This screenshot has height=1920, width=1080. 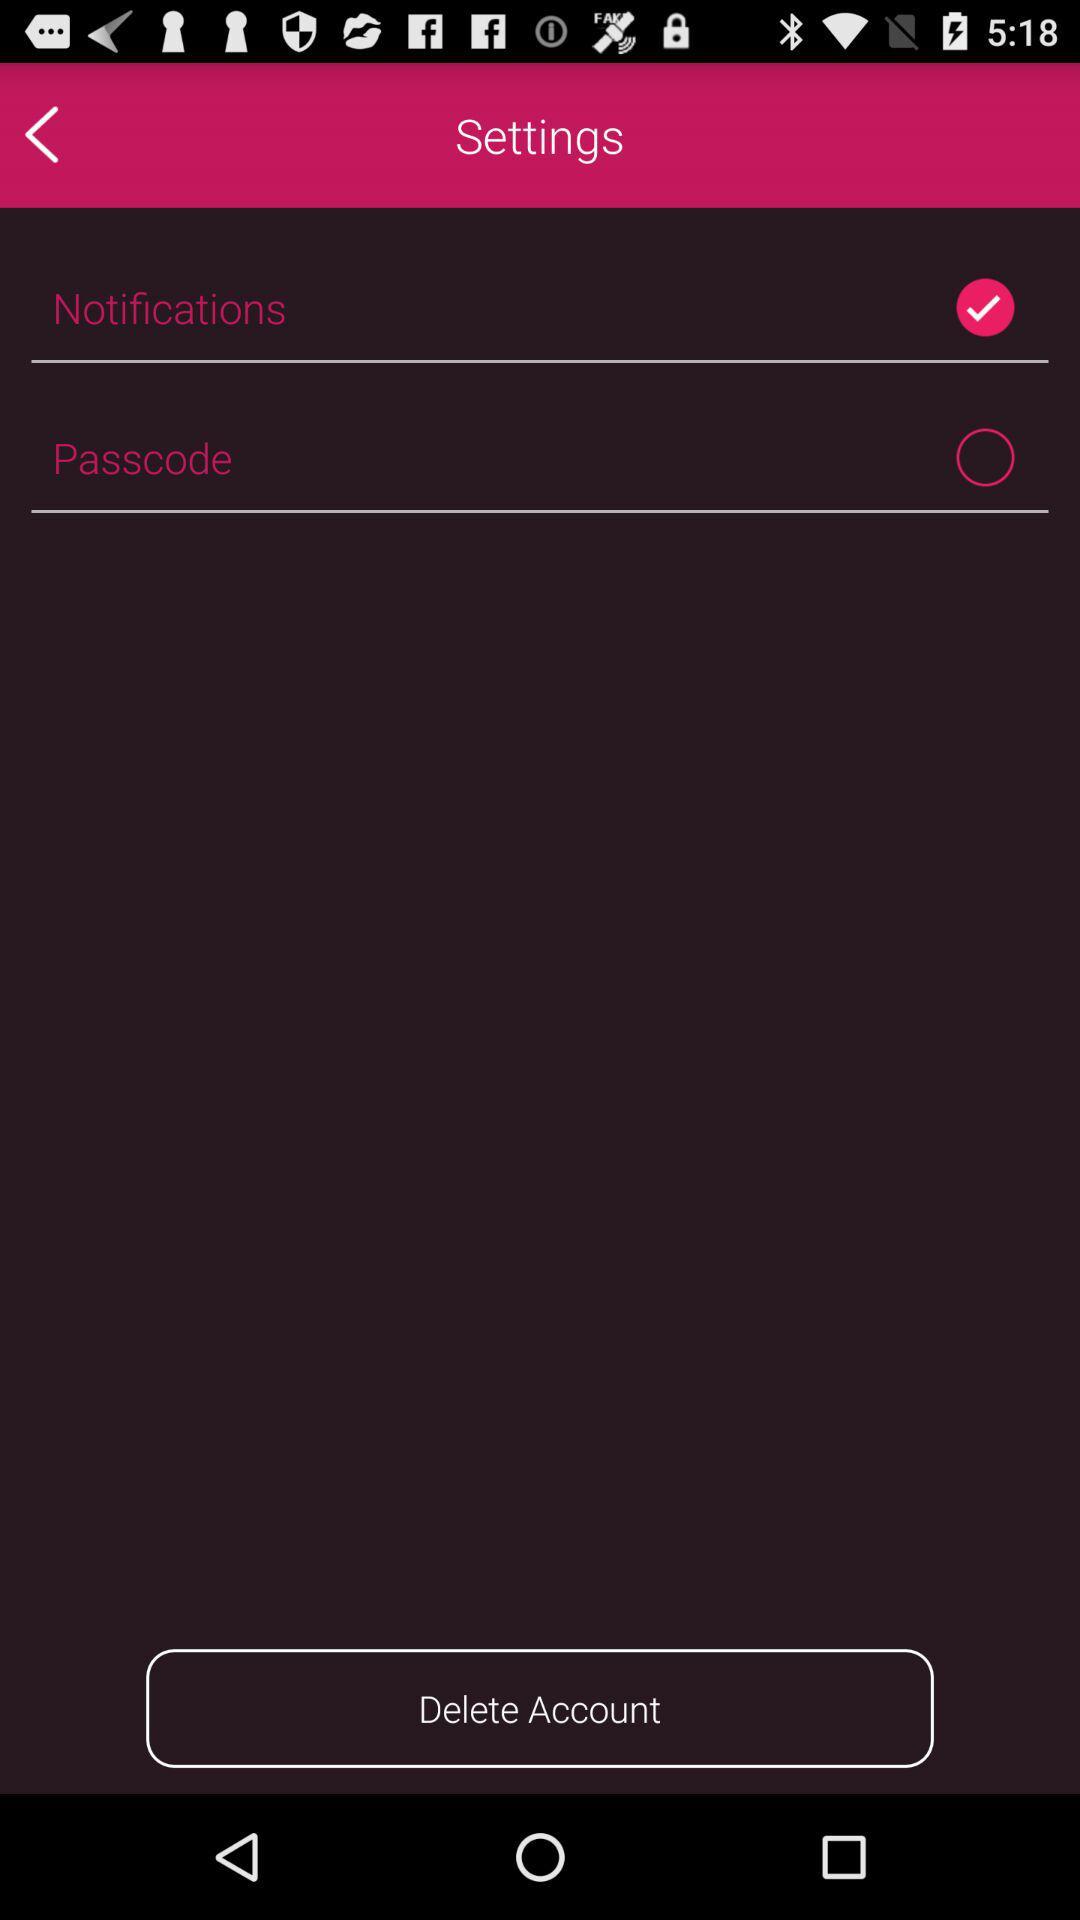 I want to click on enable passcode, so click(x=984, y=456).